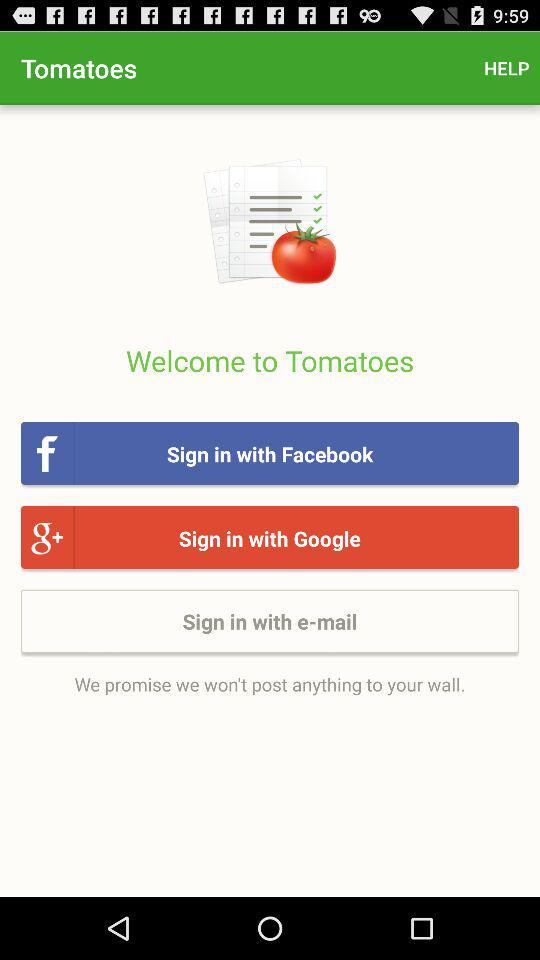 Image resolution: width=540 pixels, height=960 pixels. Describe the element at coordinates (505, 68) in the screenshot. I see `app to the right of the tomatoes icon` at that location.